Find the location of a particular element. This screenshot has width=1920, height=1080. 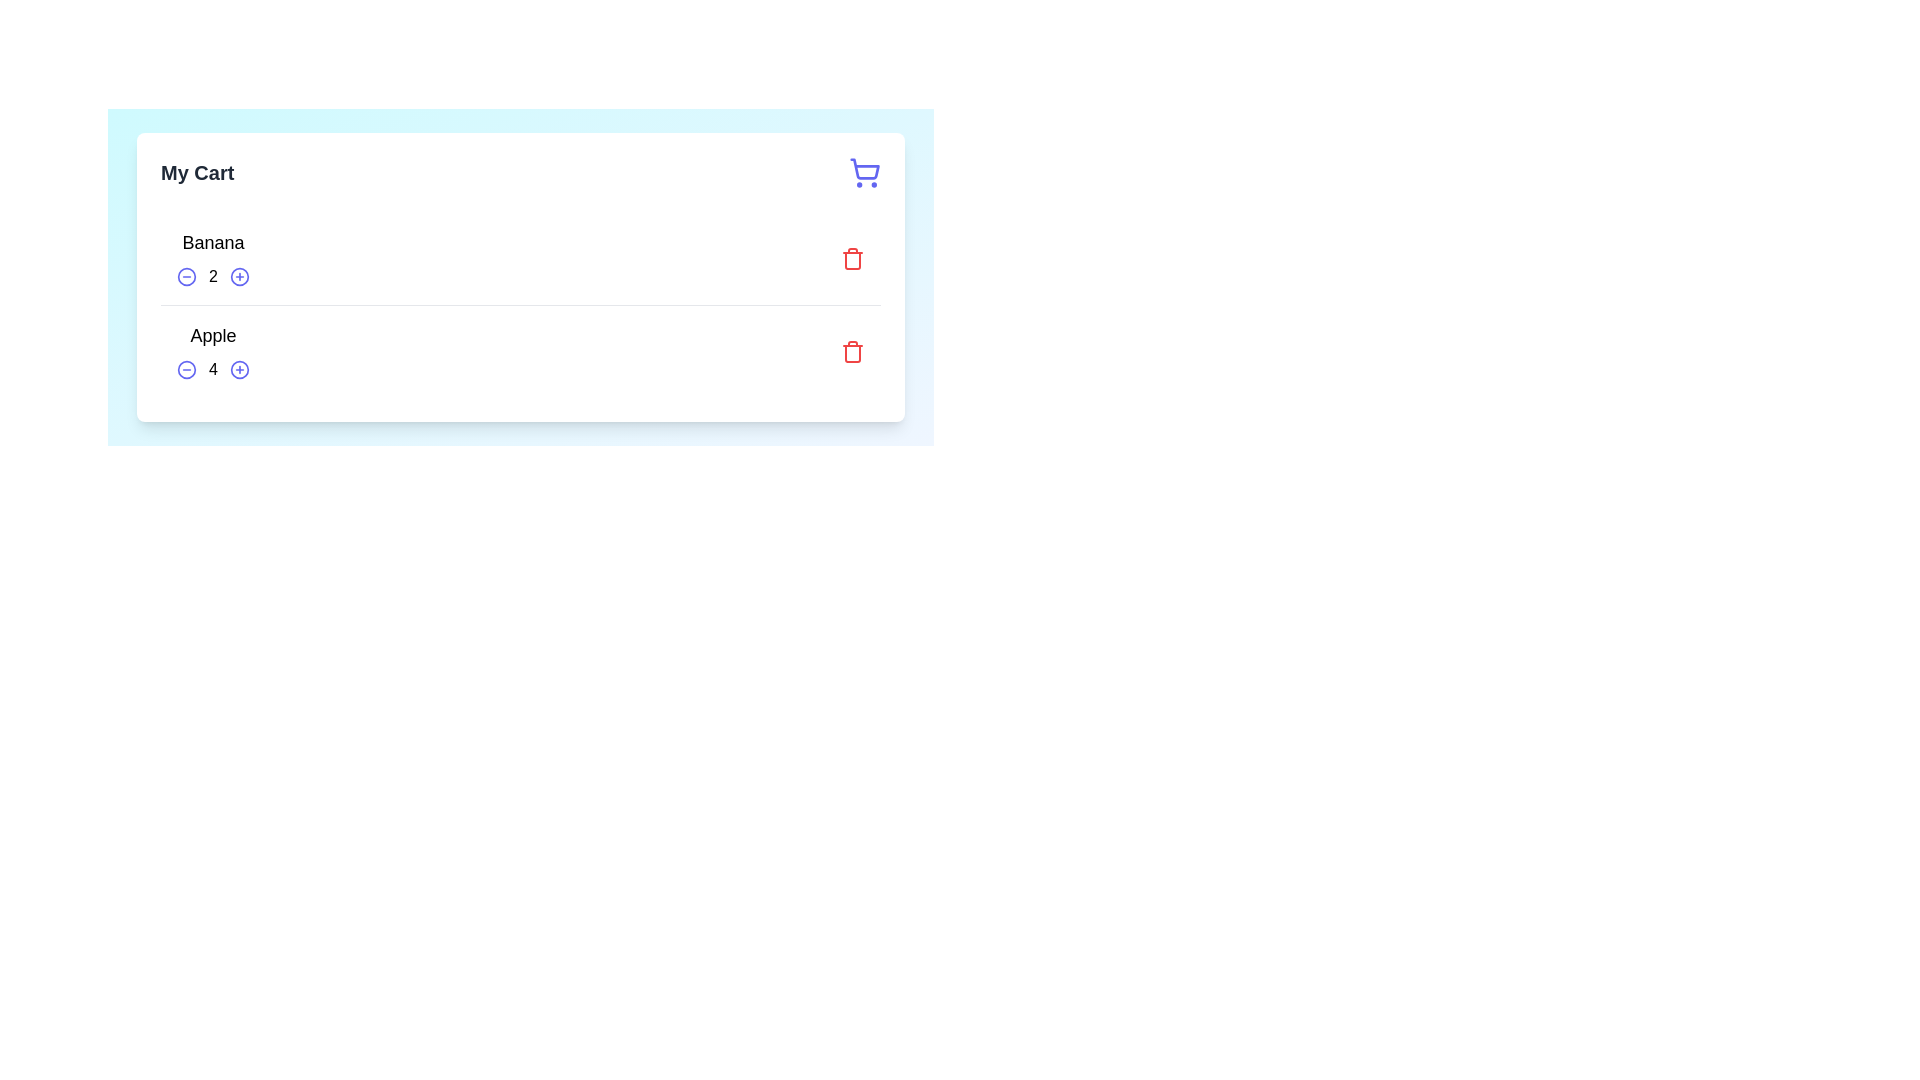

the static text display showing the digit '4' that is centrally positioned between two circular buttons in the second row for the item labeled 'Apple' is located at coordinates (213, 370).